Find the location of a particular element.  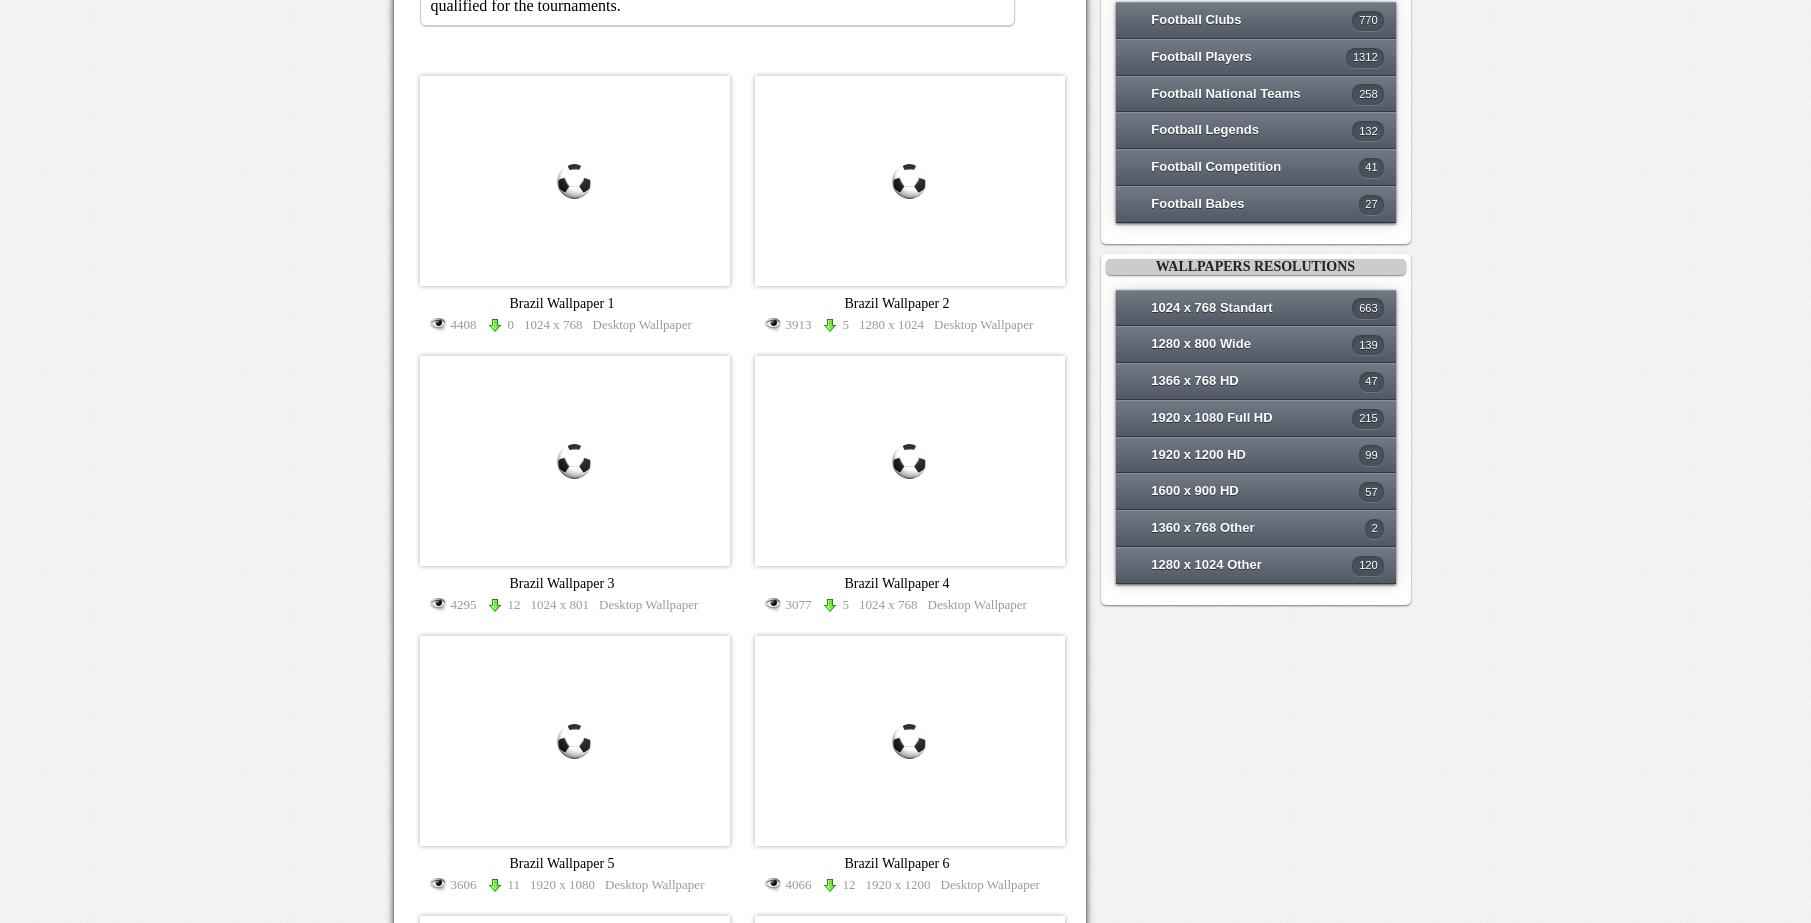

'Football Players' is located at coordinates (1200, 55).